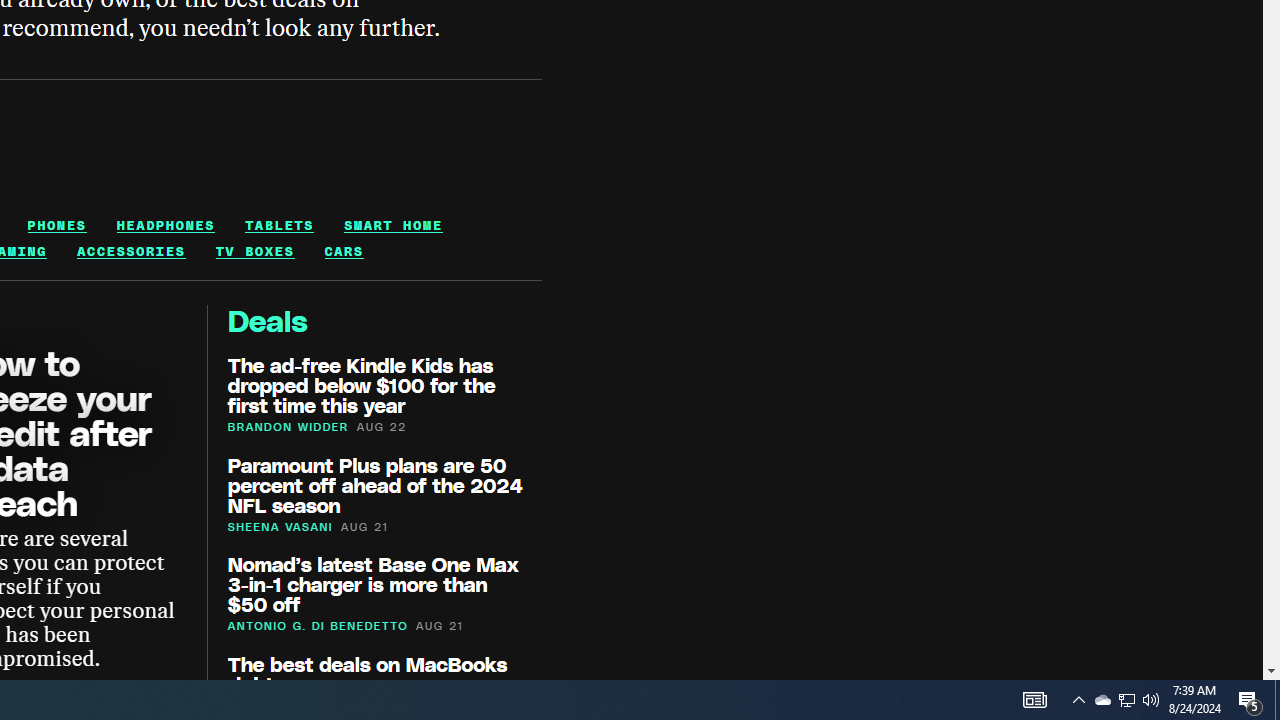 The height and width of the screenshot is (720, 1280). Describe the element at coordinates (343, 250) in the screenshot. I see `'CARS'` at that location.